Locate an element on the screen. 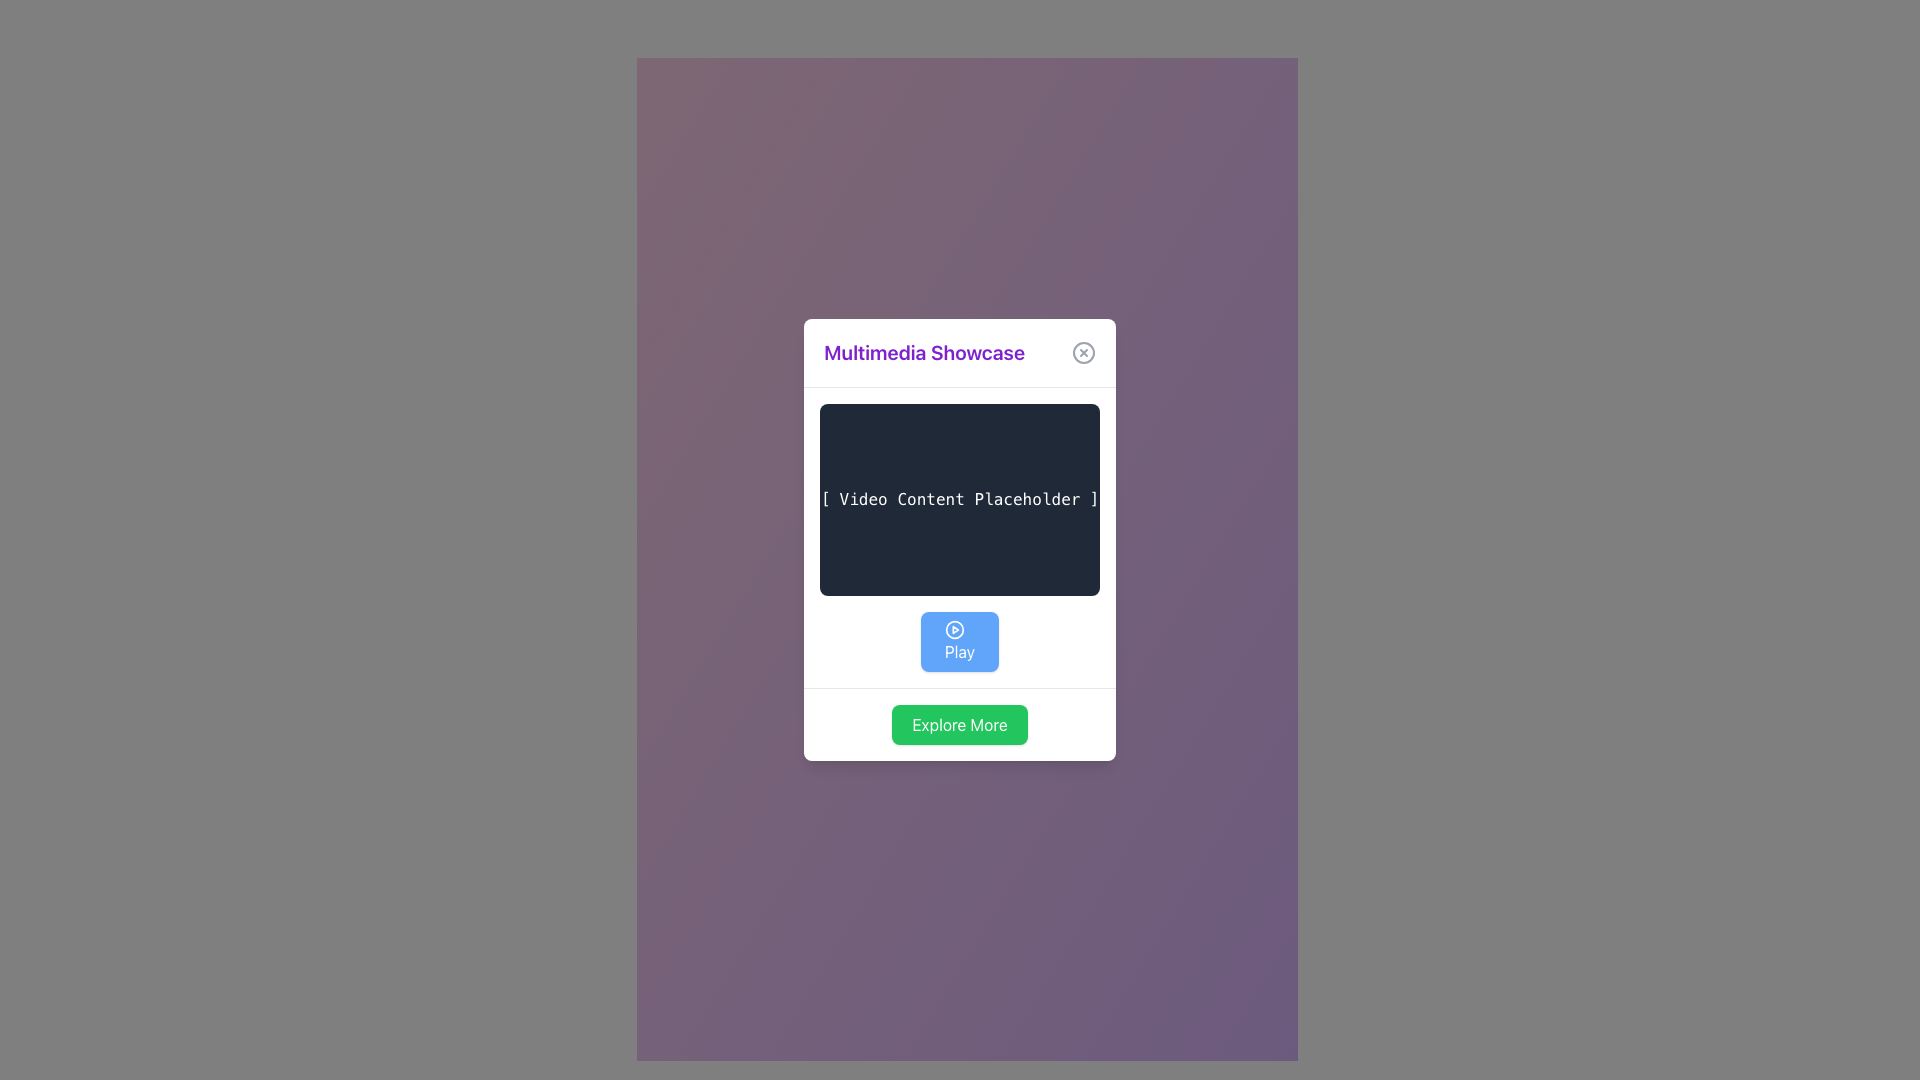  the call-to-action button located at the bottom center of the 'Multimedia Showcase' modal is located at coordinates (960, 724).